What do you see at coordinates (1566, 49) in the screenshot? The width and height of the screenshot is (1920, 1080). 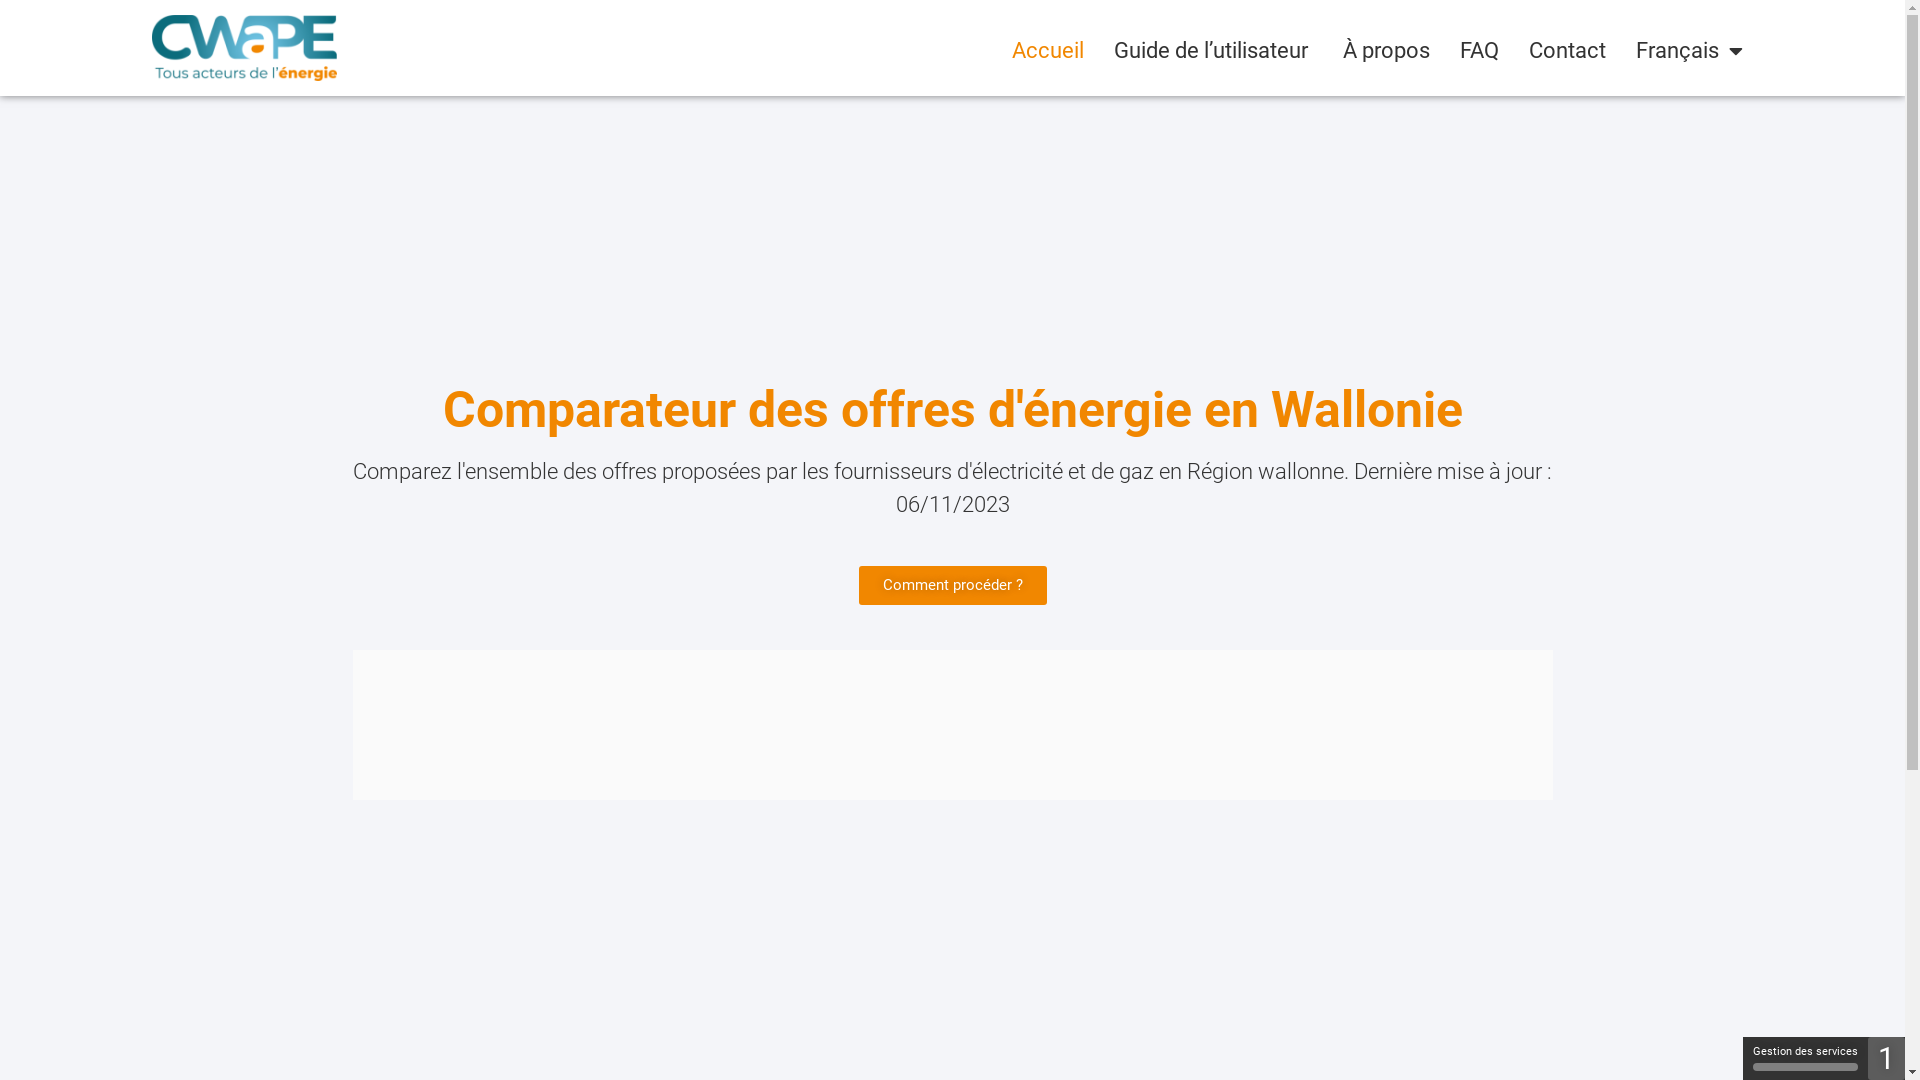 I see `'Contact'` at bounding box center [1566, 49].